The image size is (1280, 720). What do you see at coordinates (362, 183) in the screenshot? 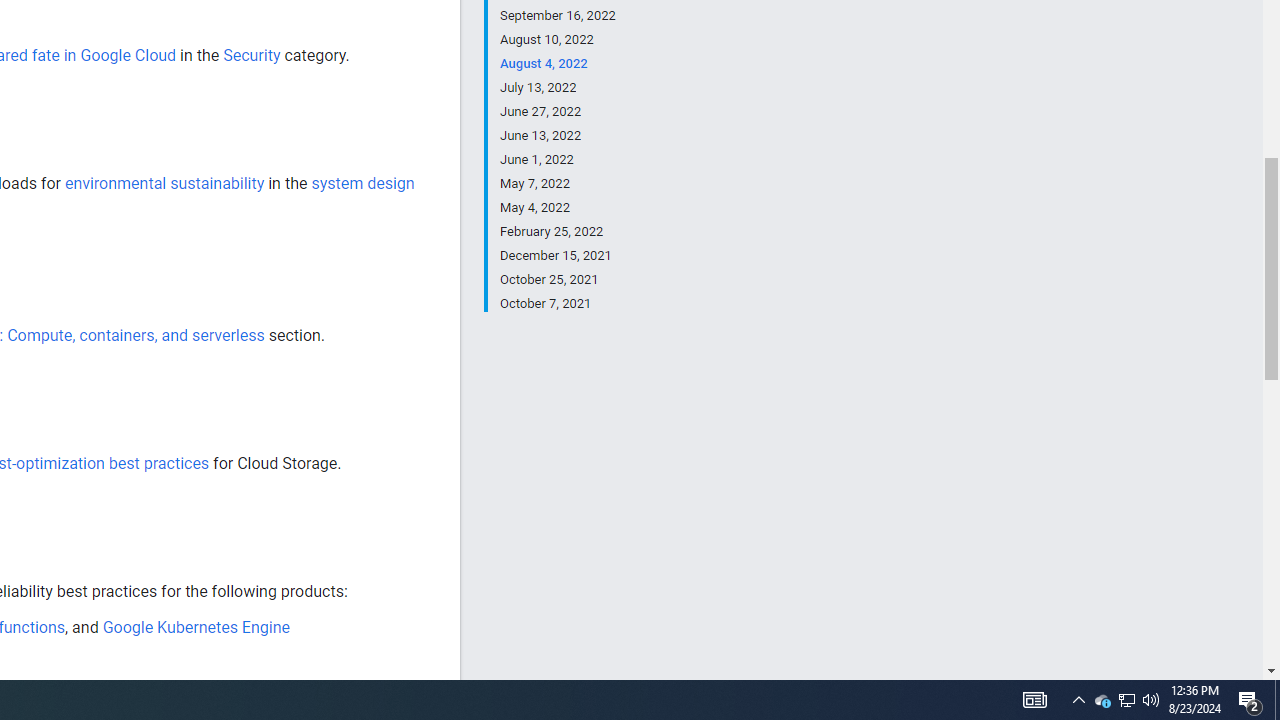
I see `'system design'` at bounding box center [362, 183].